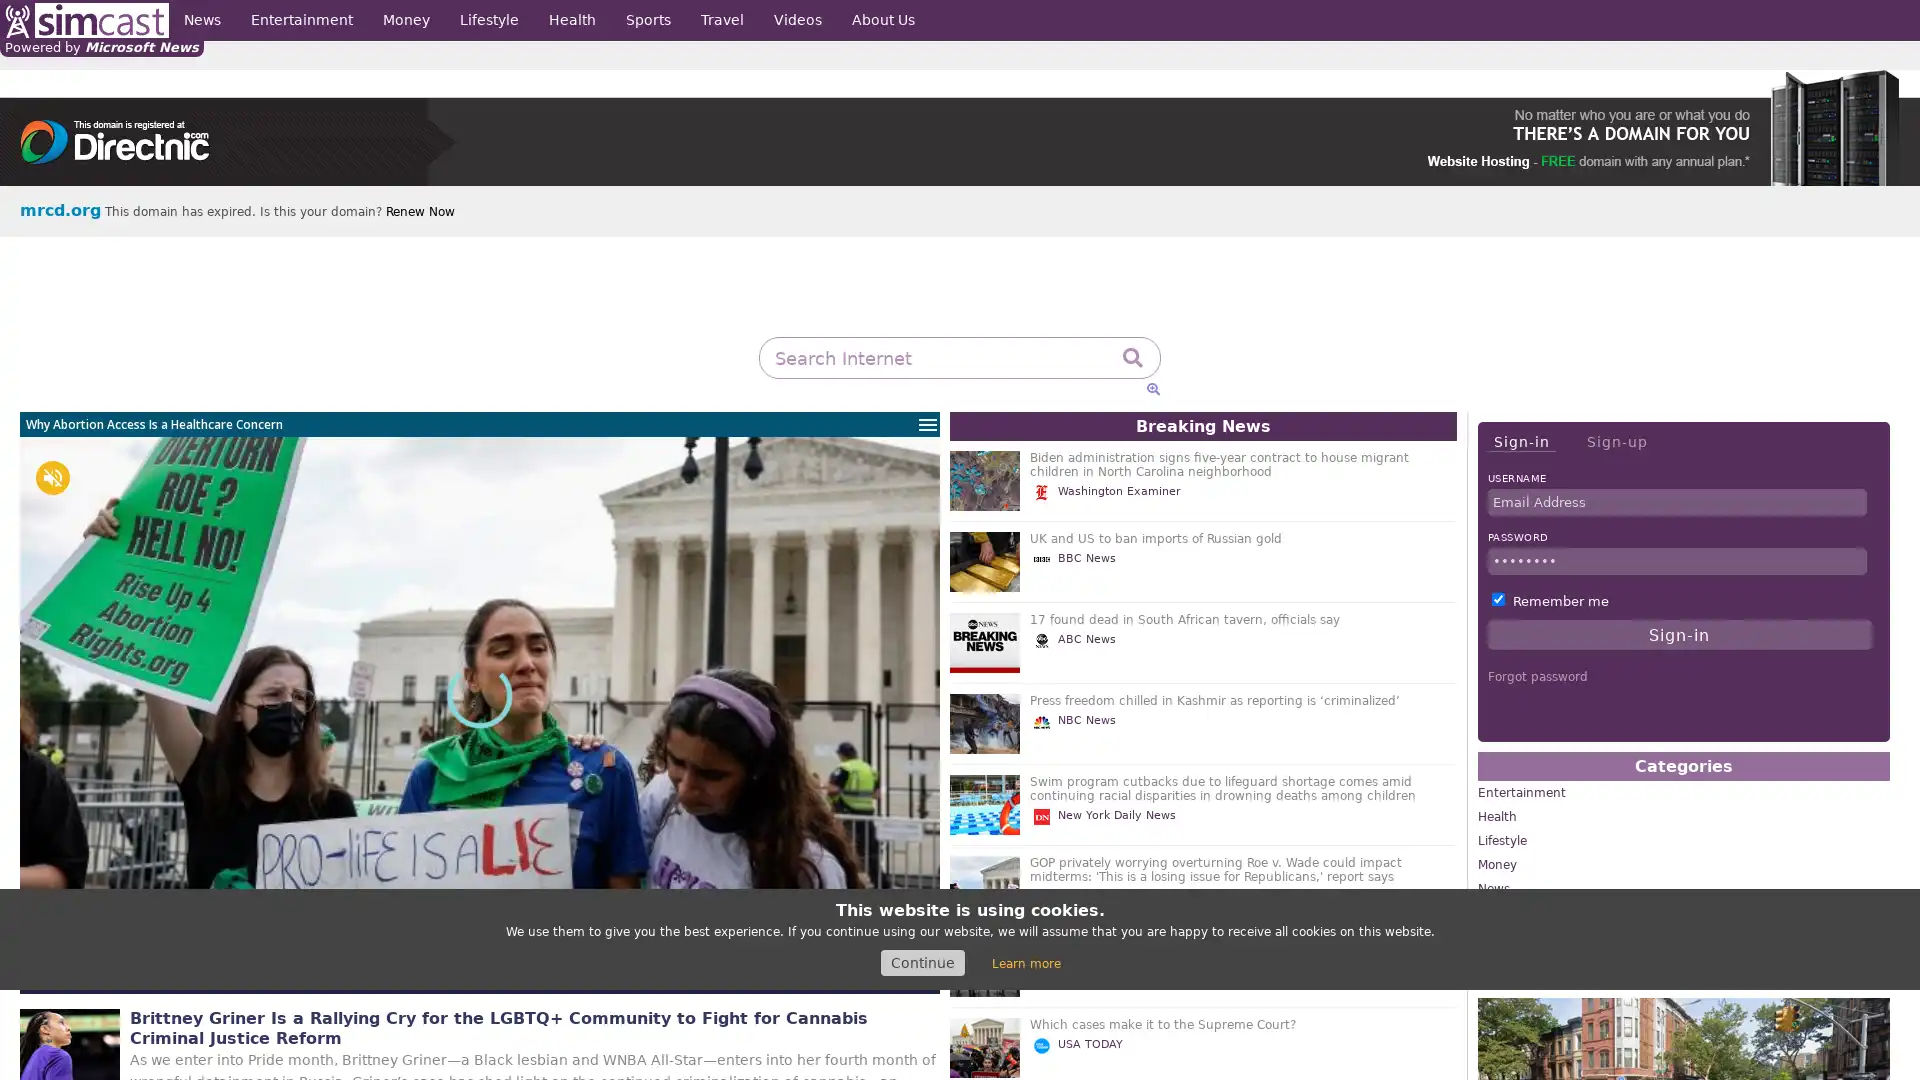  What do you see at coordinates (1520, 441) in the screenshot?
I see `Sign-in` at bounding box center [1520, 441].